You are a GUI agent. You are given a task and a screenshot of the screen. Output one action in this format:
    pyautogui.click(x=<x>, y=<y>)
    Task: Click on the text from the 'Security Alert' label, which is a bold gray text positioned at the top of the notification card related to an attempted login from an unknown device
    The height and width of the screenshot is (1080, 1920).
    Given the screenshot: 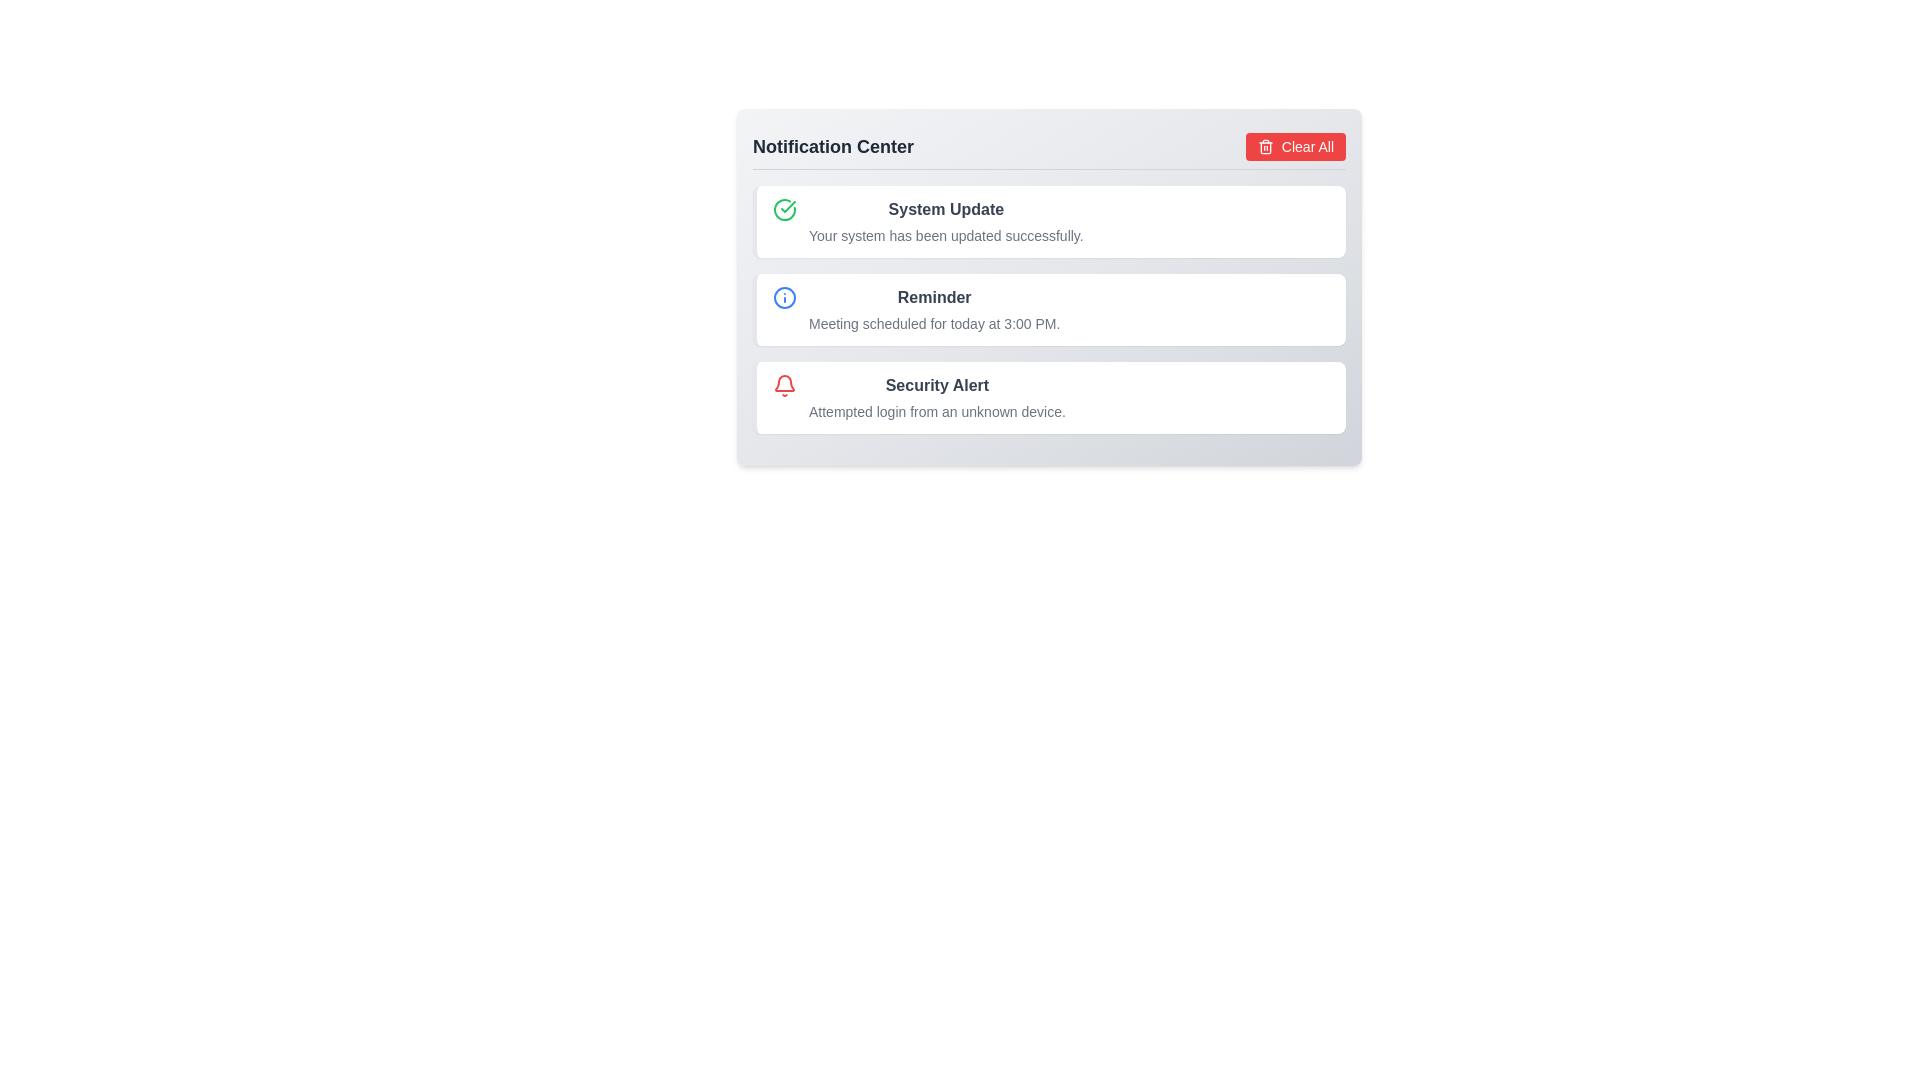 What is the action you would take?
    pyautogui.click(x=936, y=385)
    